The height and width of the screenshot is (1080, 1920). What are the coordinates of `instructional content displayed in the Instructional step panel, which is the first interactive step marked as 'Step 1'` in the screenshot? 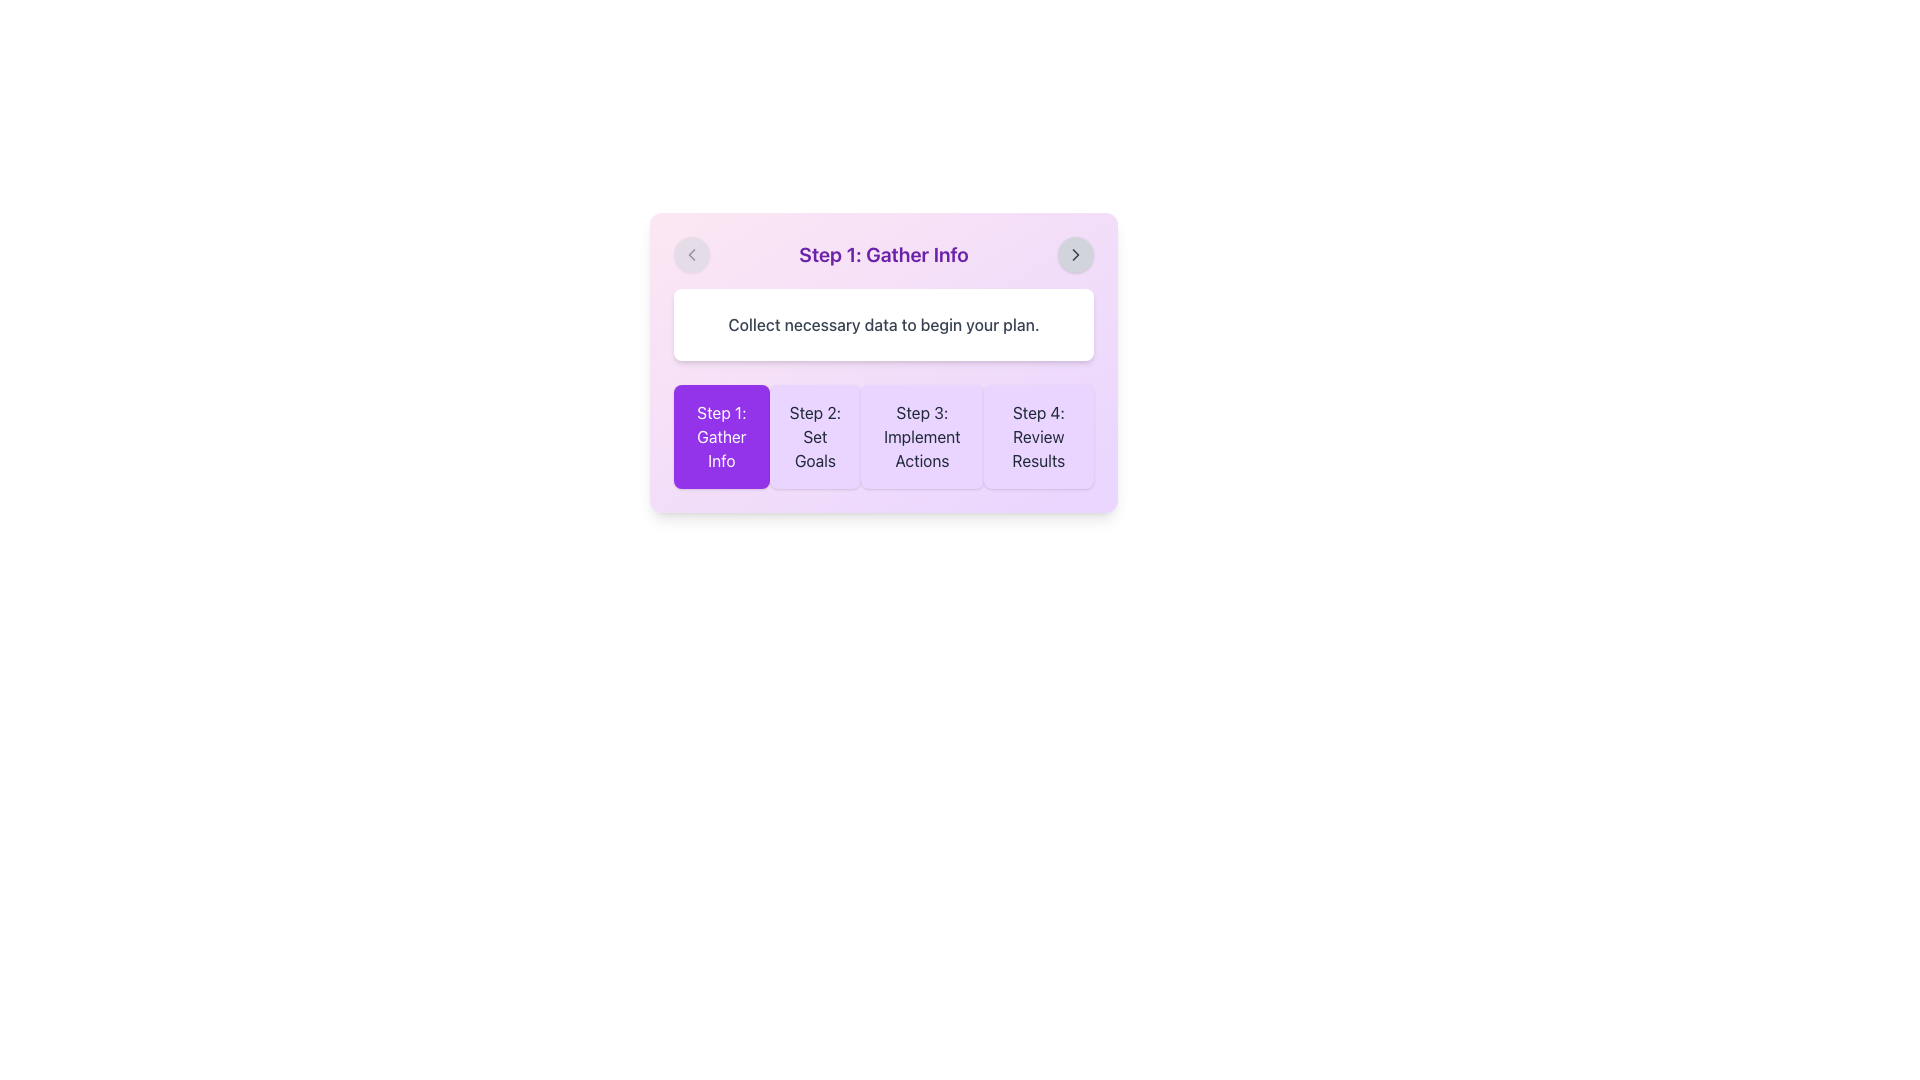 It's located at (882, 362).